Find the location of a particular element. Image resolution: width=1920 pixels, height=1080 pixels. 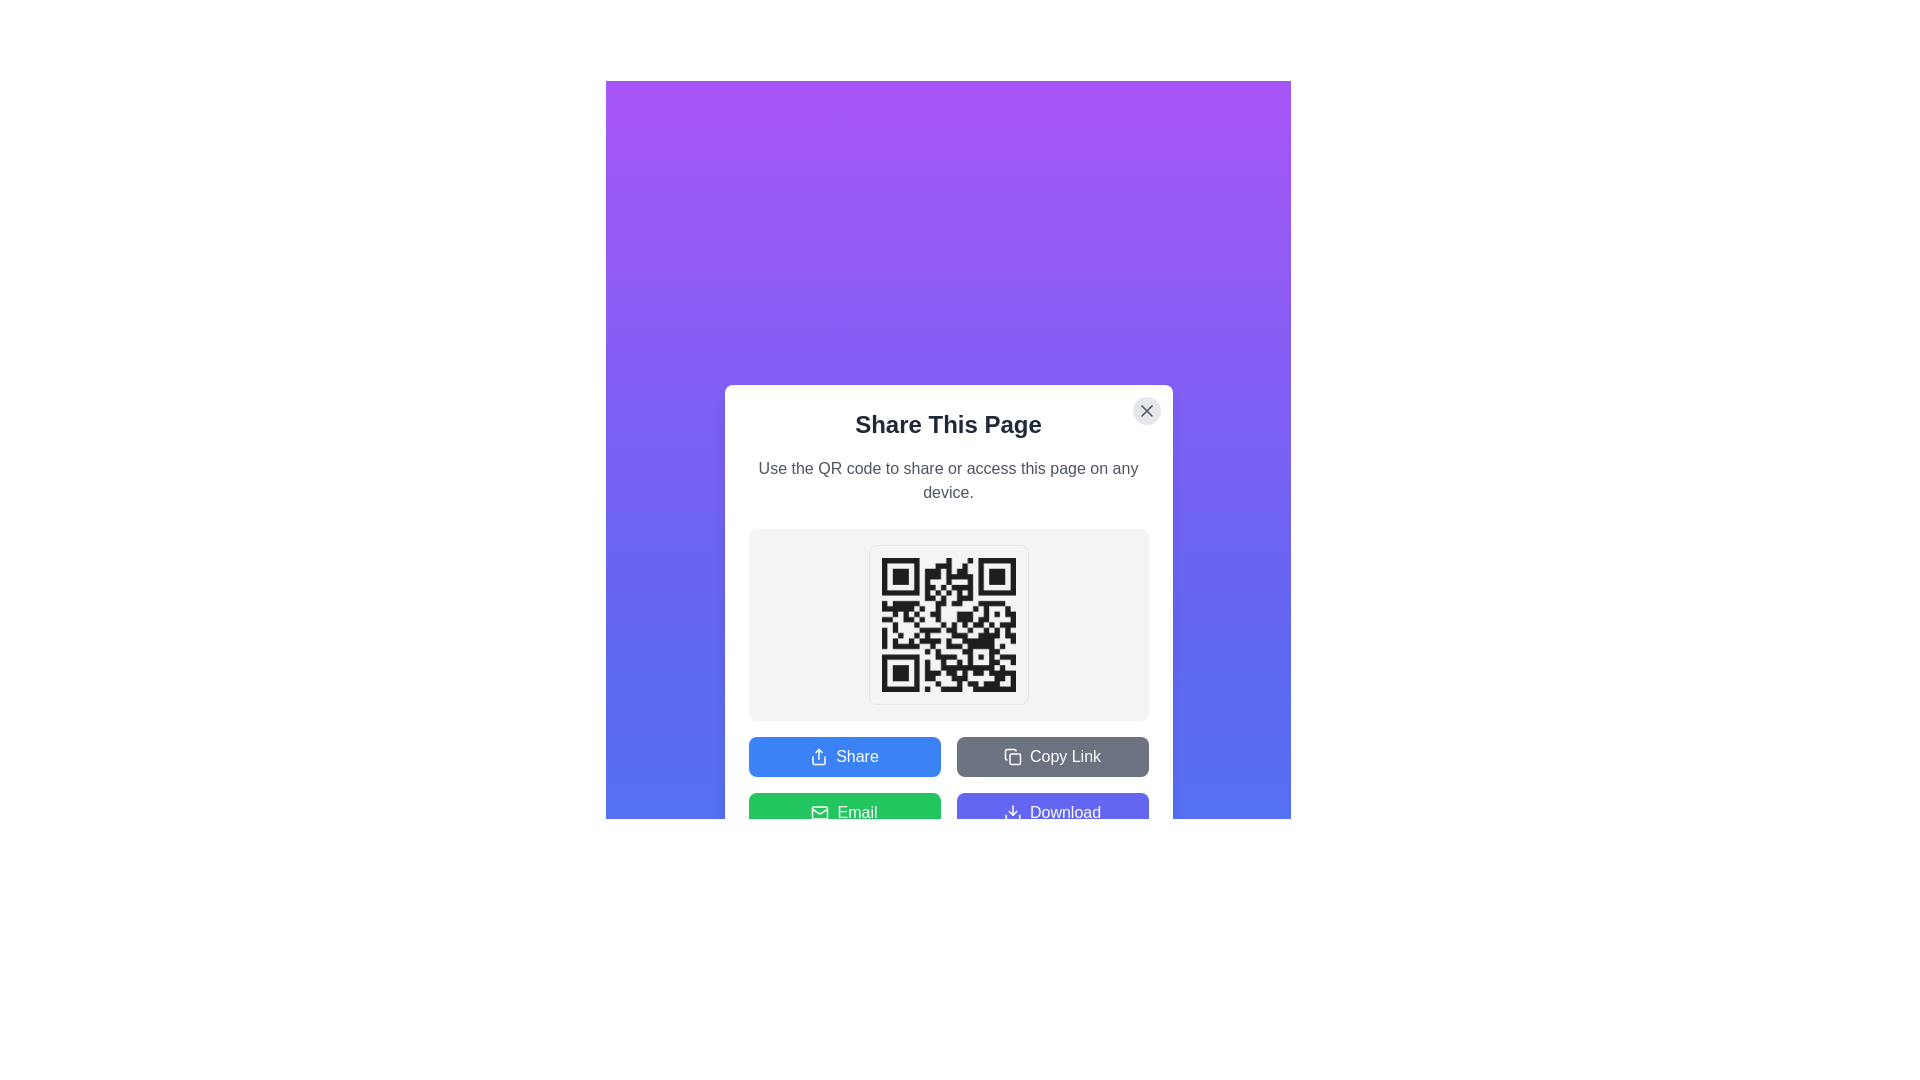

the QR code image embedded in the modal, located below the heading 'Share This Page' and above the 'Share' and 'Copy Link' buttons is located at coordinates (947, 623).